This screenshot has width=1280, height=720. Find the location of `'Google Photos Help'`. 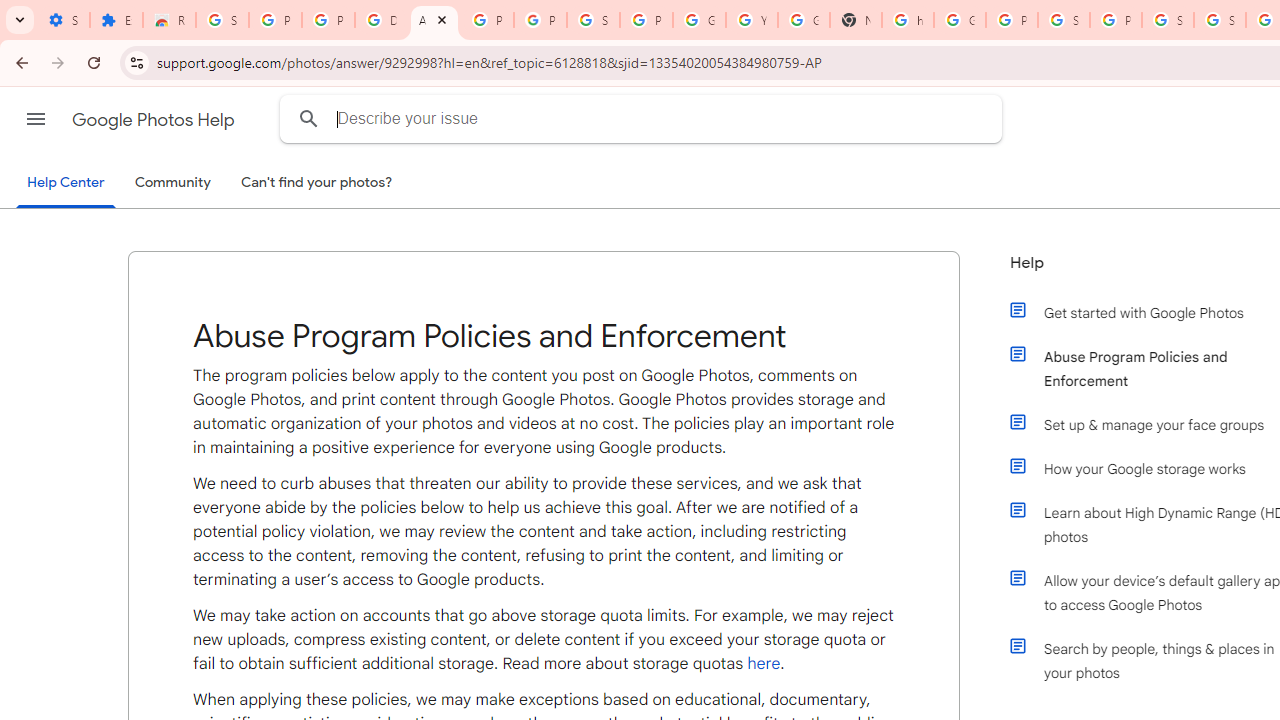

'Google Photos Help' is located at coordinates (154, 119).